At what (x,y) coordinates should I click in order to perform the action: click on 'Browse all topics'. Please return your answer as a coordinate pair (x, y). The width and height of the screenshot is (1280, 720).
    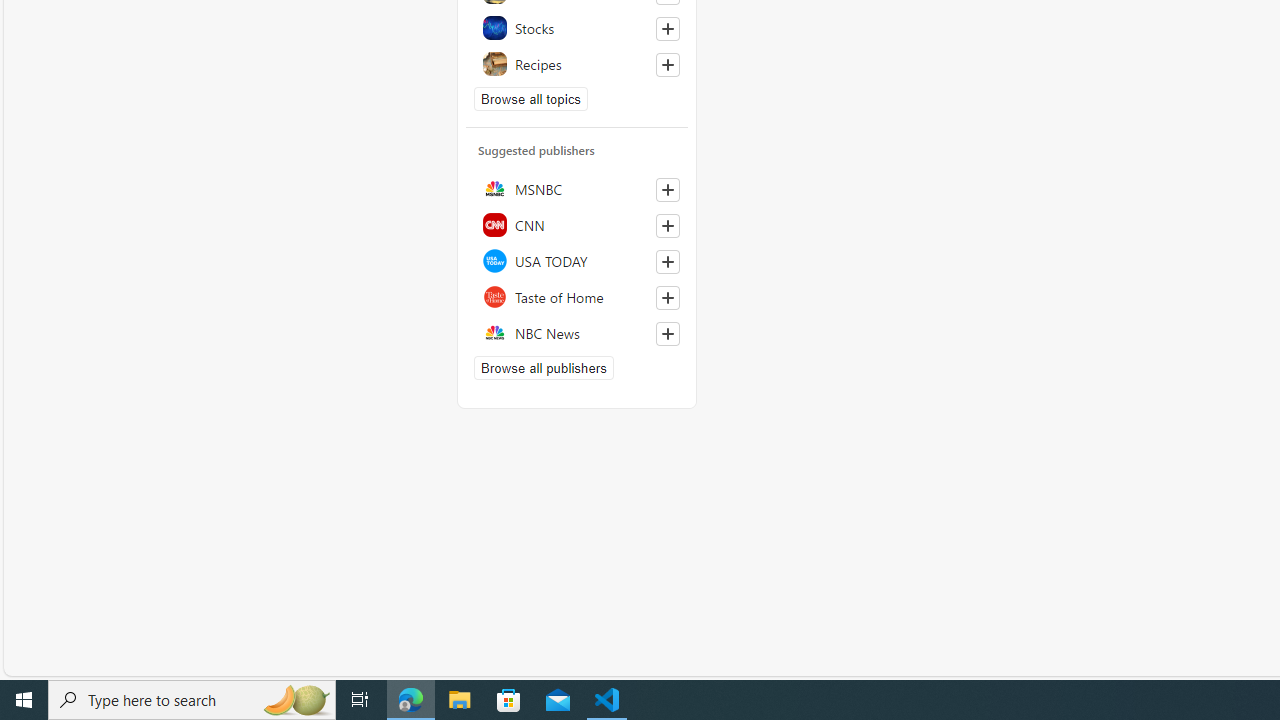
    Looking at the image, I should click on (531, 99).